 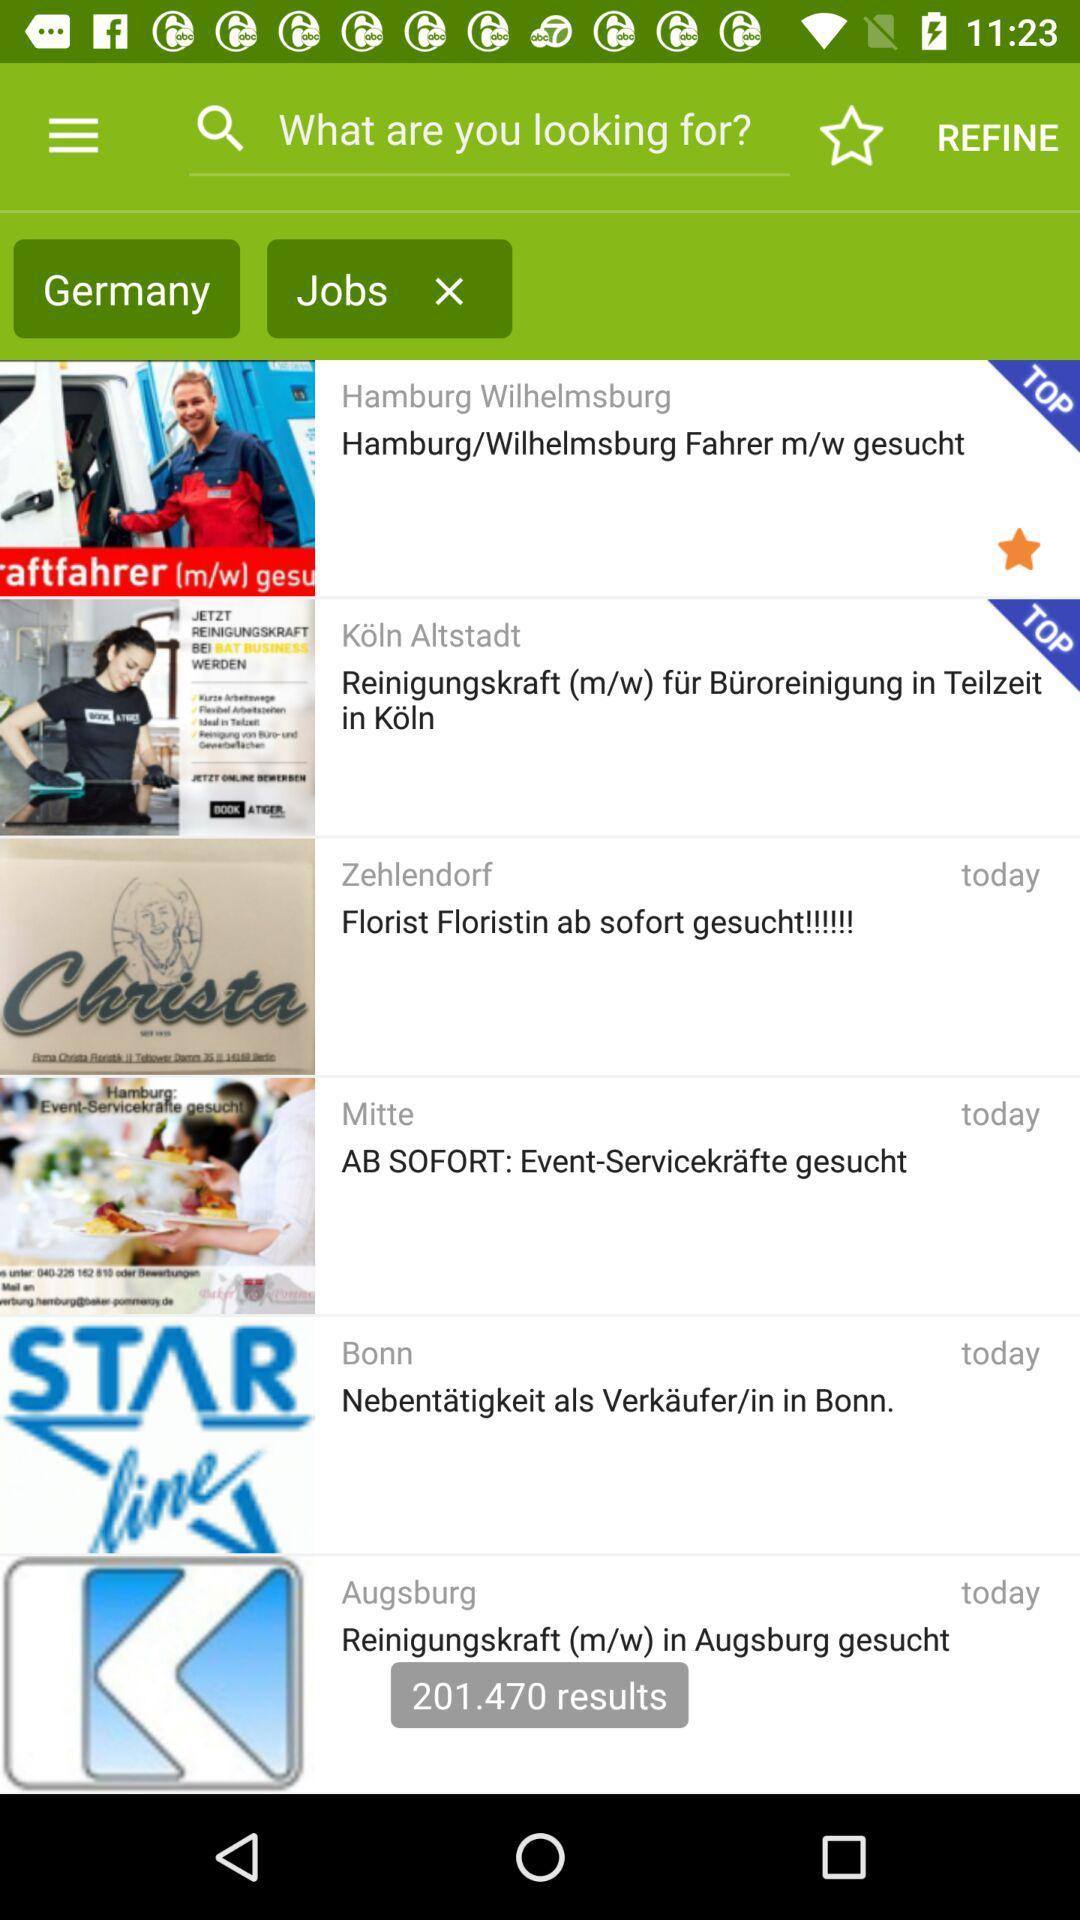 I want to click on the item to the right of jobs icon, so click(x=448, y=290).